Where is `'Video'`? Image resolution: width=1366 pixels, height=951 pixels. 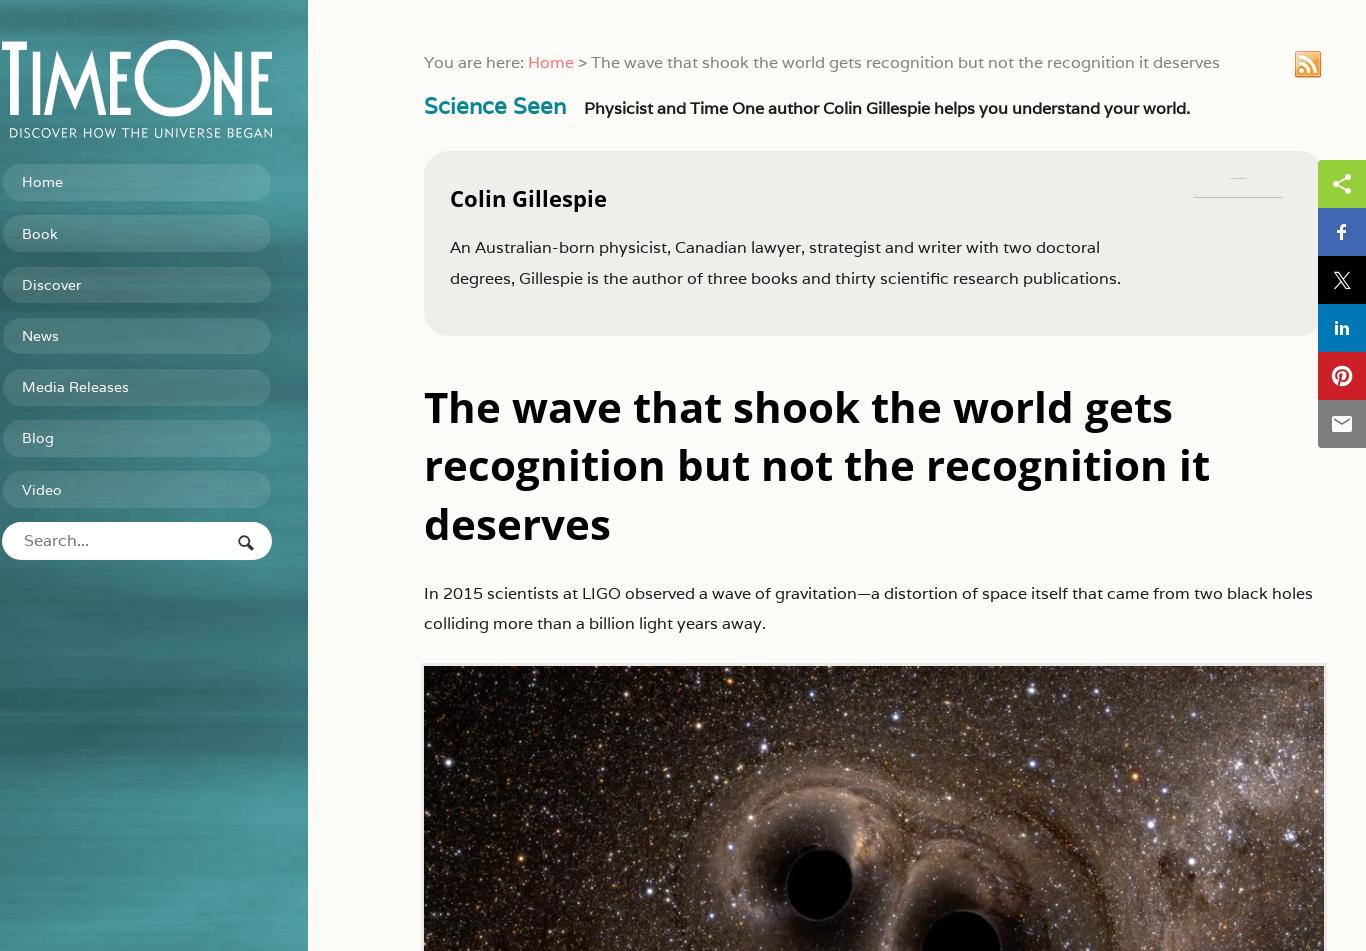
'Video' is located at coordinates (74, 478).